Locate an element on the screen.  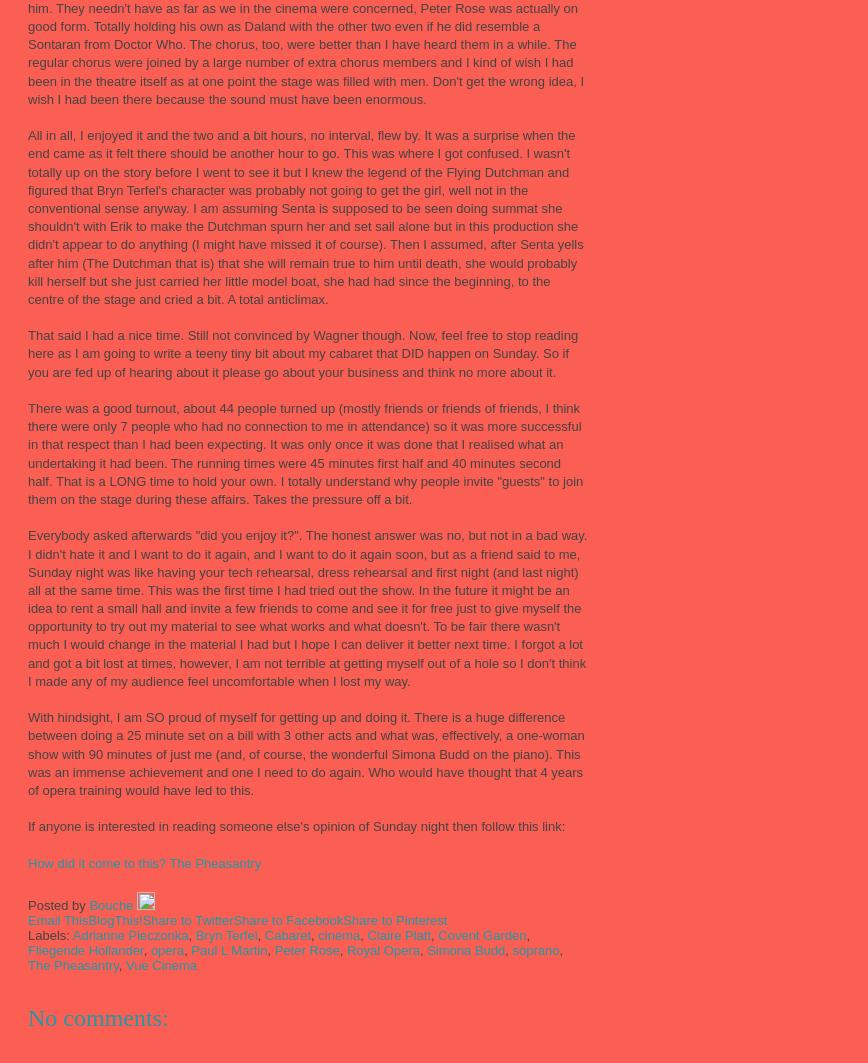
'Posted by' is located at coordinates (58, 904).